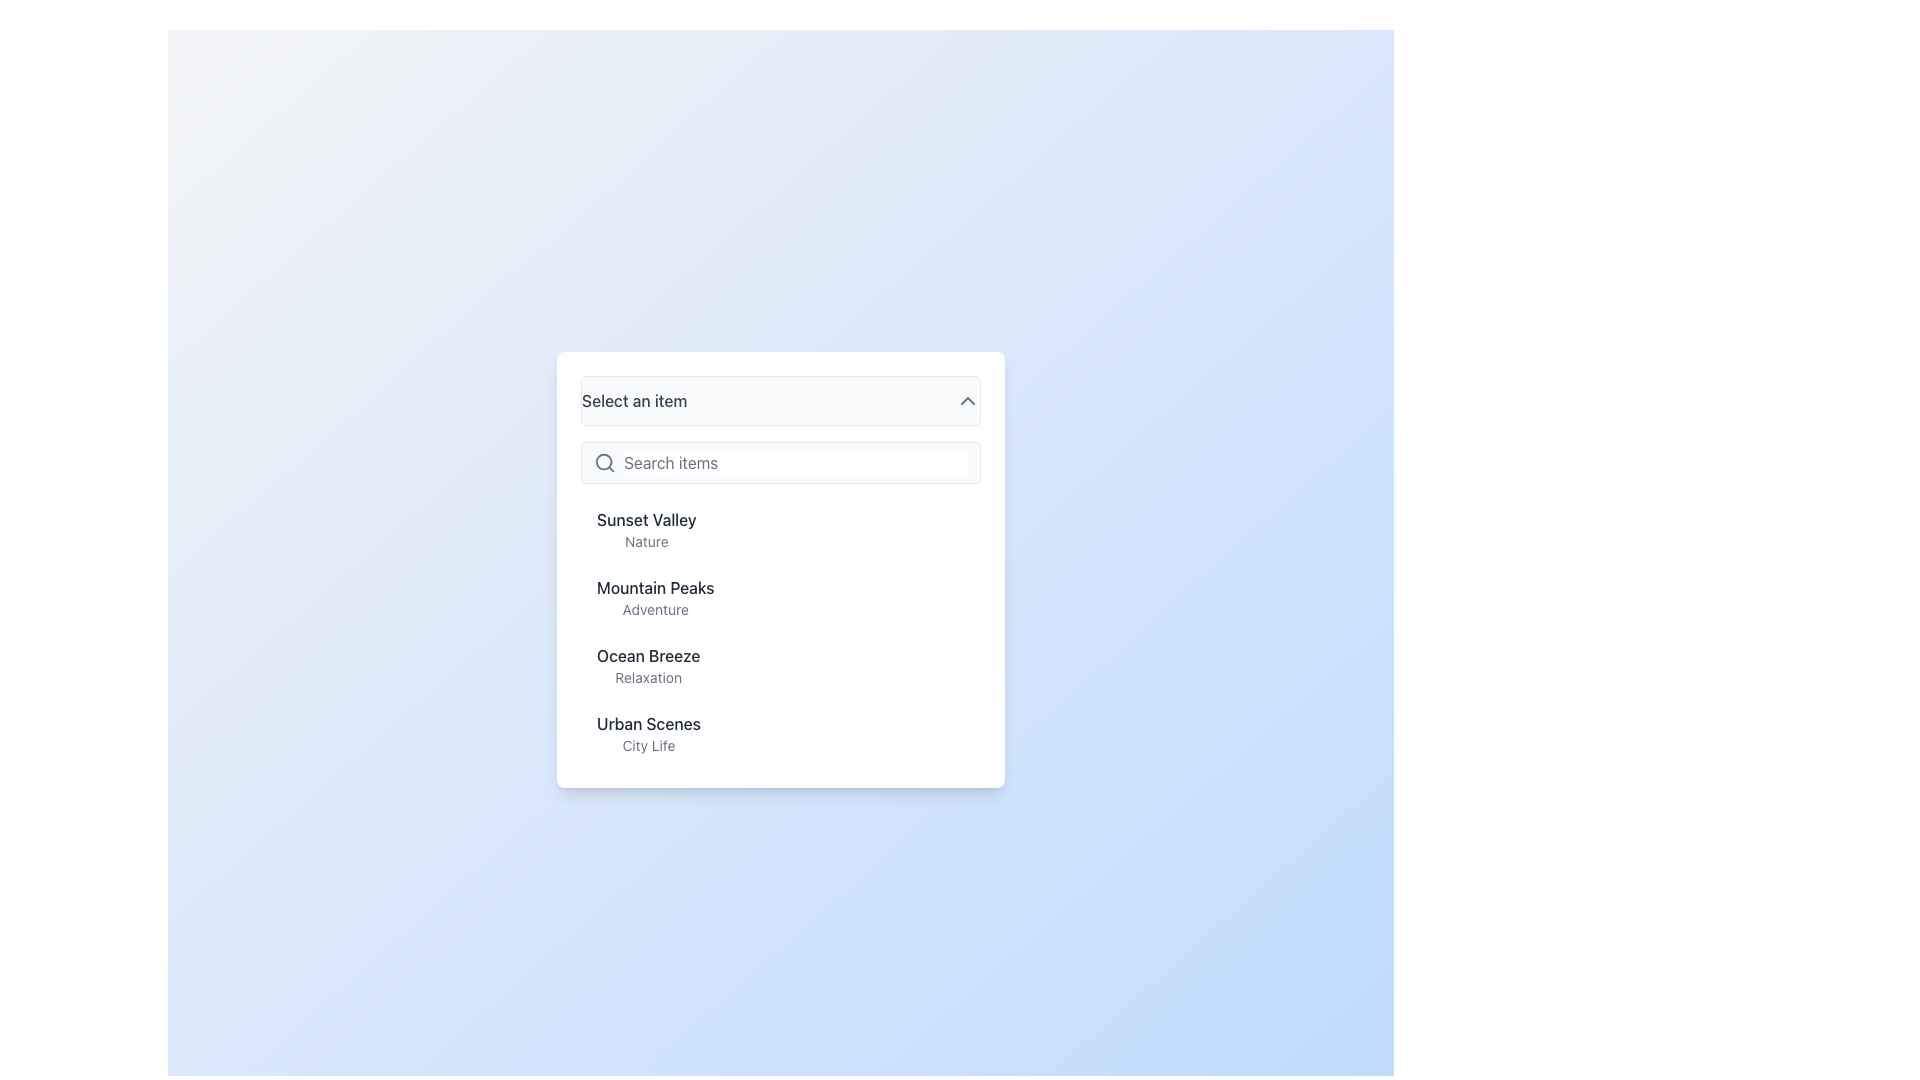  What do you see at coordinates (646, 519) in the screenshot?
I see `the dropdown entry labeled 'Sunset Valley', which is the primary label above the smaller descriptive label 'Nature'` at bounding box center [646, 519].